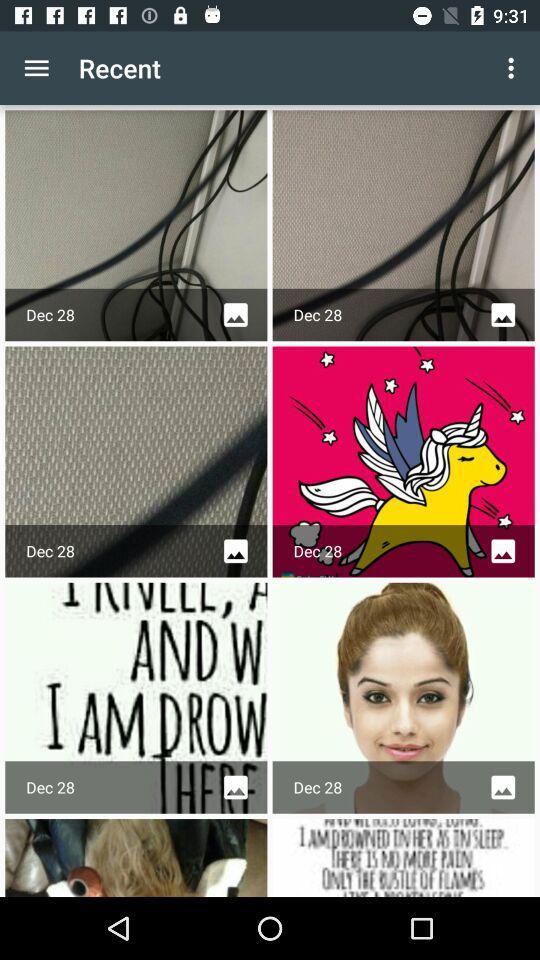 The height and width of the screenshot is (960, 540). I want to click on the image which is titled with dec 28, so click(403, 698).